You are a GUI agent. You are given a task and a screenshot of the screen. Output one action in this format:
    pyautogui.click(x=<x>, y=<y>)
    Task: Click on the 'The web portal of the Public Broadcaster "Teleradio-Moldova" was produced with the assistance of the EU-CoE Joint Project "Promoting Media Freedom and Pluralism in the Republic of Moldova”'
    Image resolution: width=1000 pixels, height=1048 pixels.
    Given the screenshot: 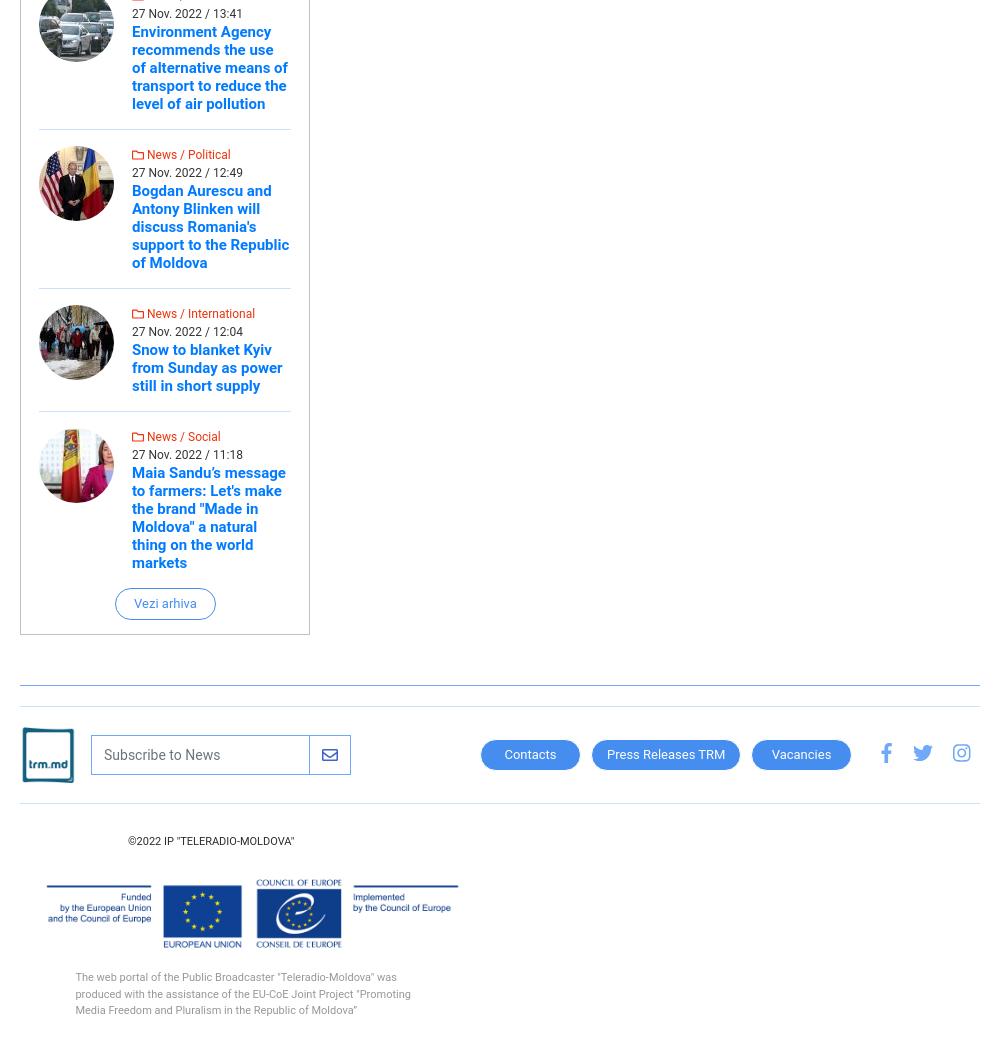 What is the action you would take?
    pyautogui.click(x=241, y=993)
    